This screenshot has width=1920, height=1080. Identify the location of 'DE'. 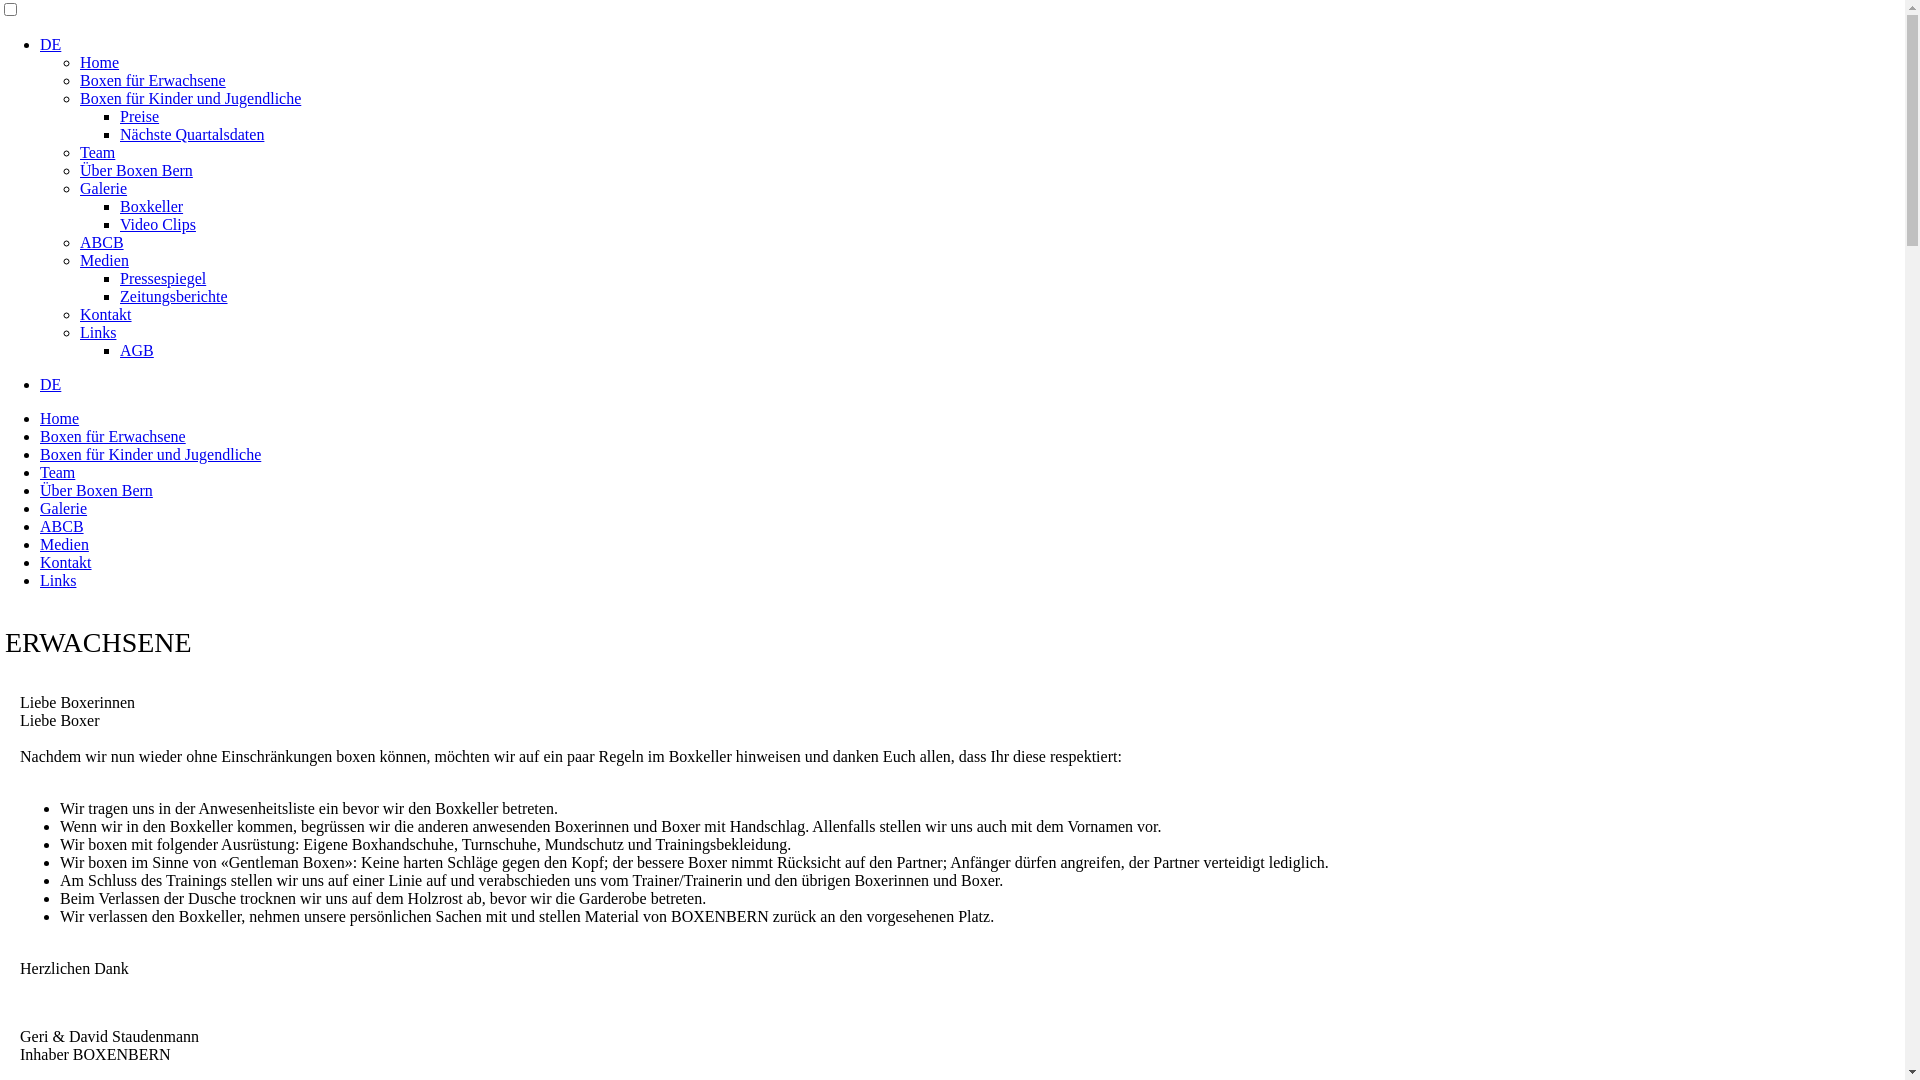
(50, 44).